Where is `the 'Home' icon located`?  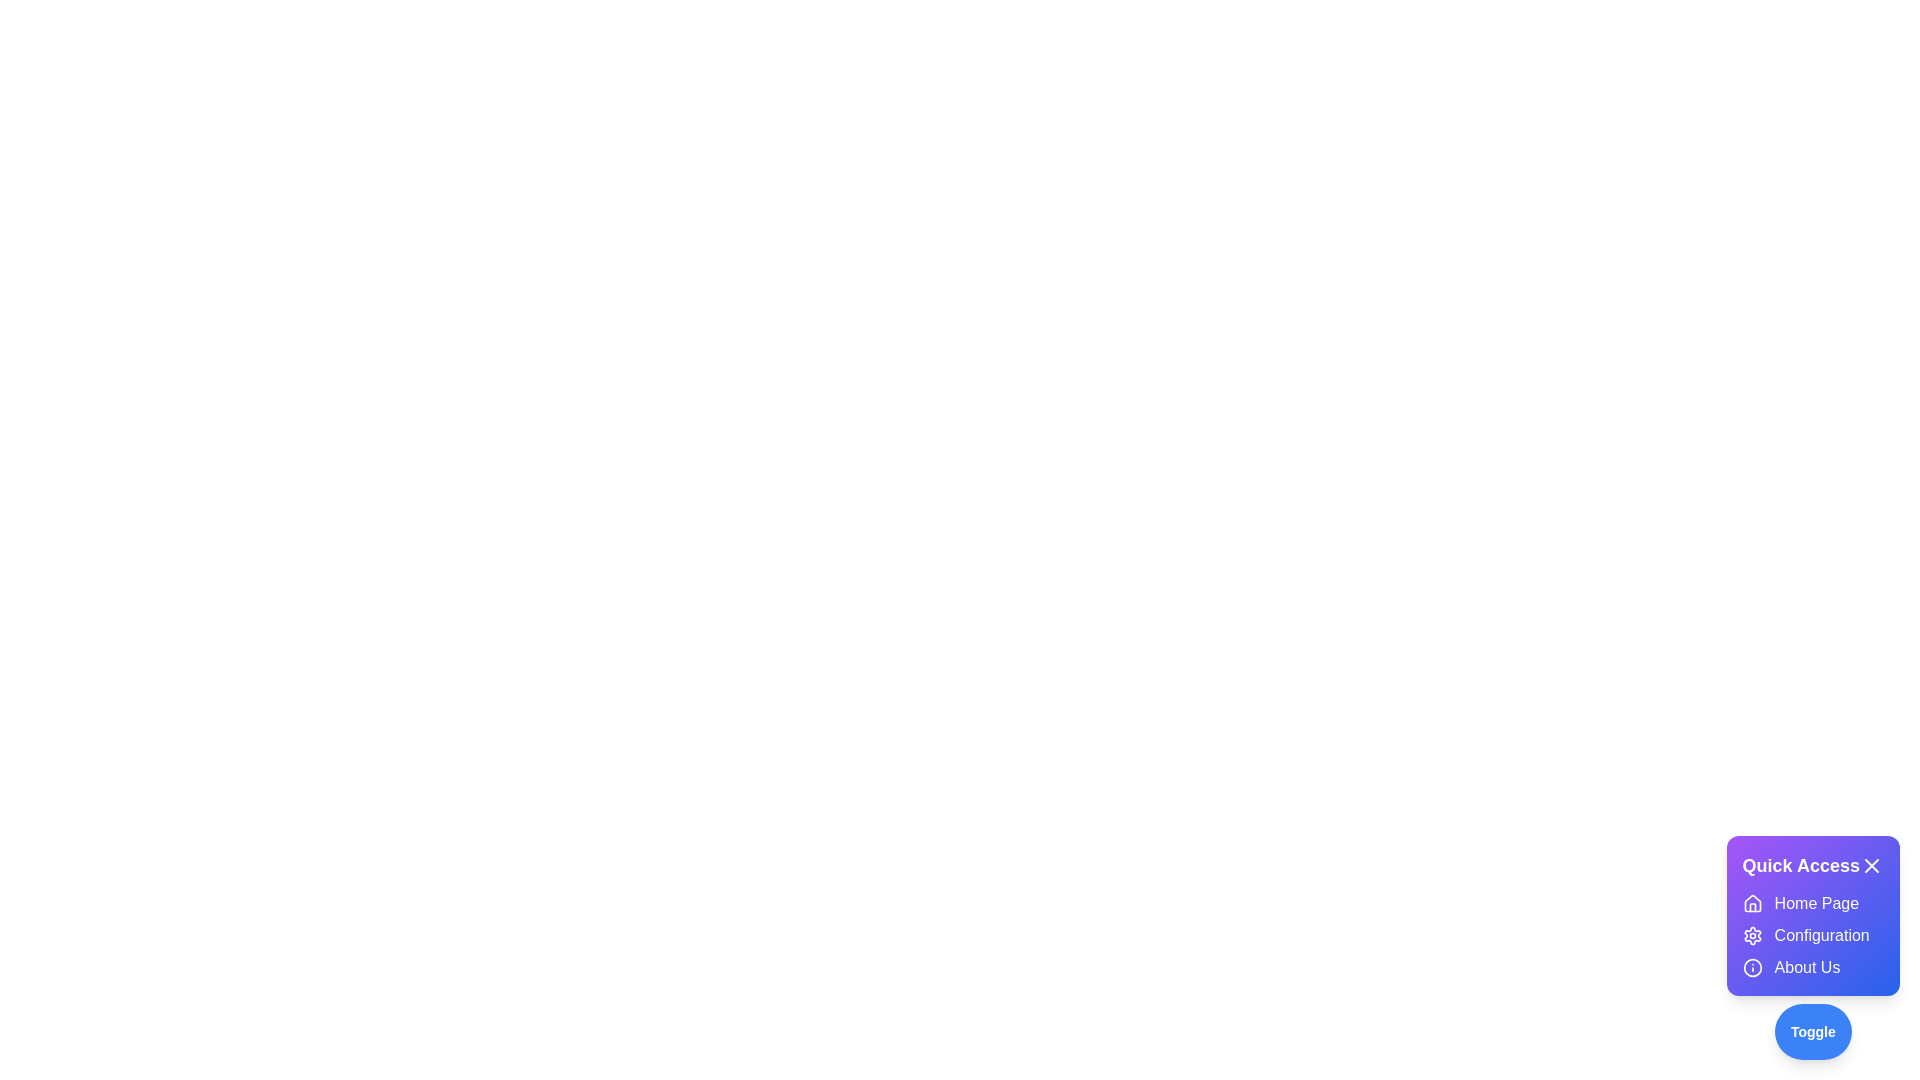 the 'Home' icon located is located at coordinates (1751, 903).